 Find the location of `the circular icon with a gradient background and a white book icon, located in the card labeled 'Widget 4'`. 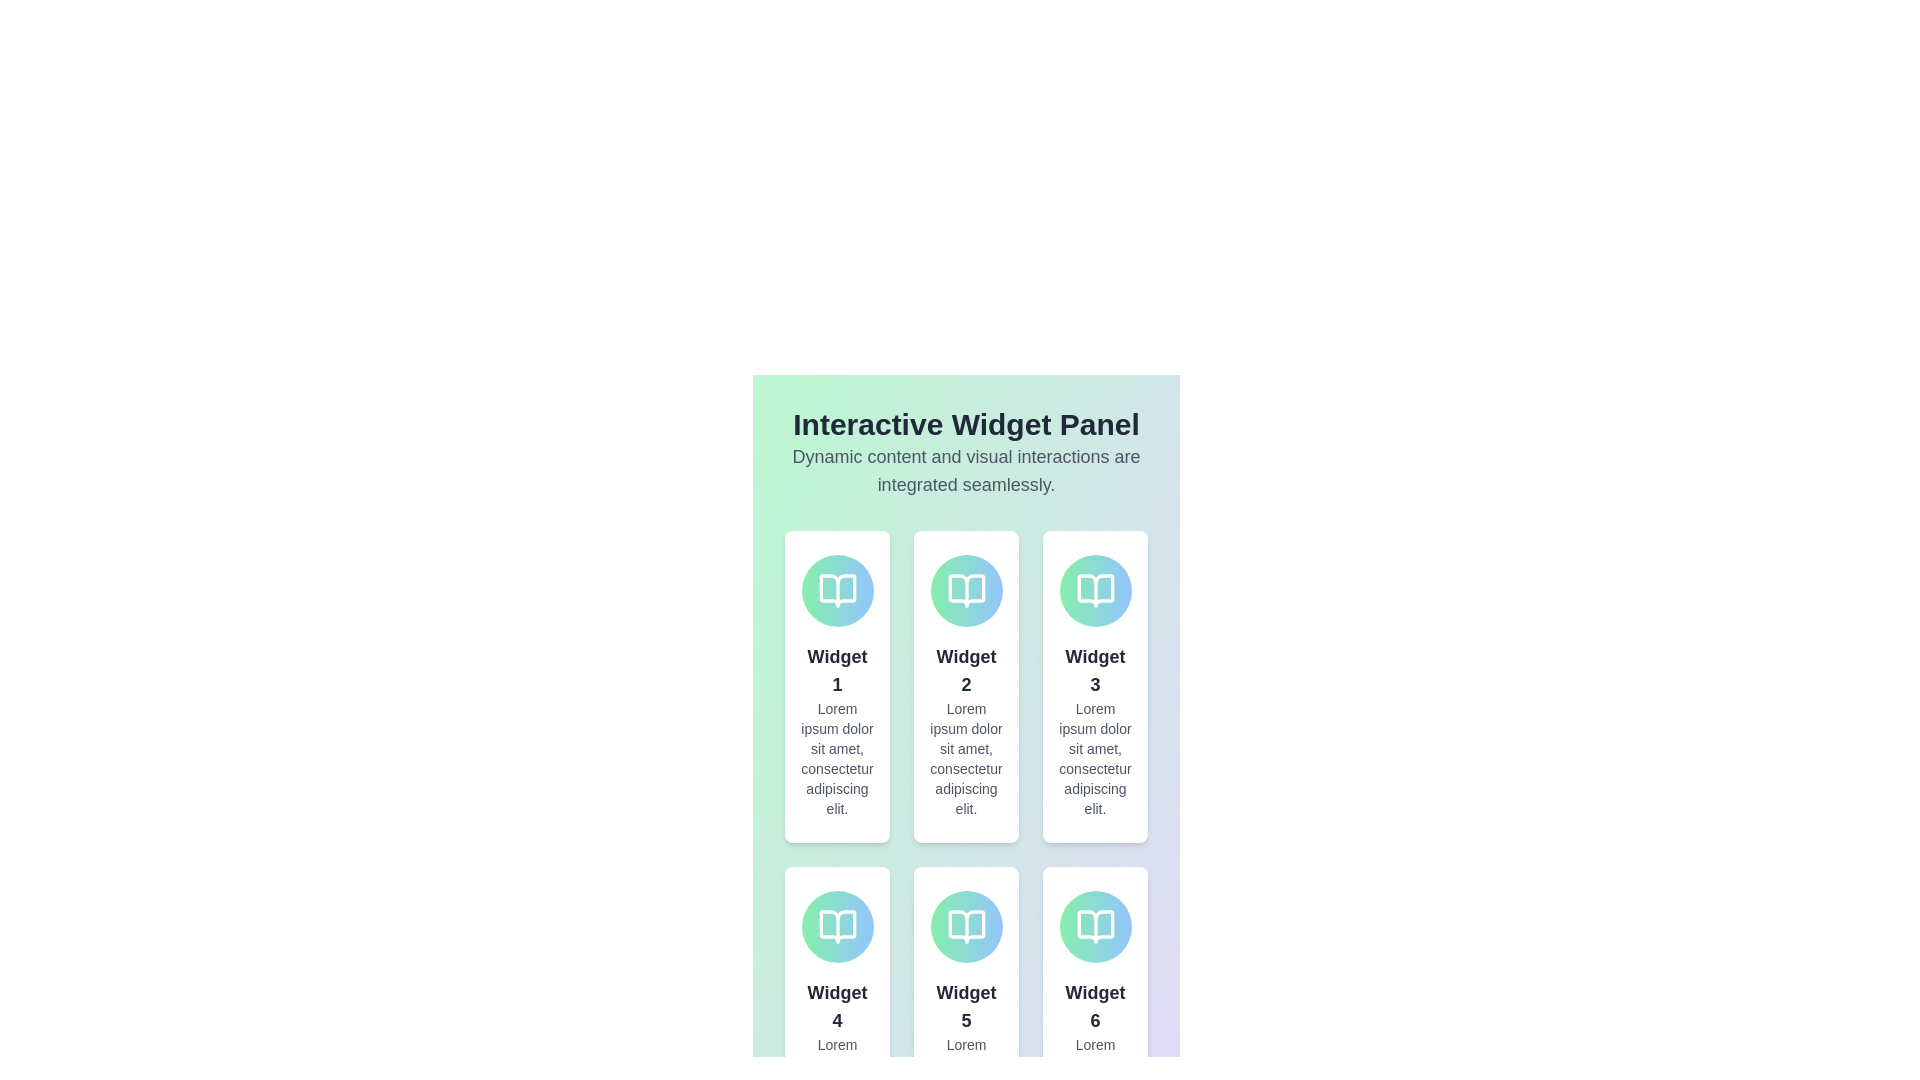

the circular icon with a gradient background and a white book icon, located in the card labeled 'Widget 4' is located at coordinates (837, 926).